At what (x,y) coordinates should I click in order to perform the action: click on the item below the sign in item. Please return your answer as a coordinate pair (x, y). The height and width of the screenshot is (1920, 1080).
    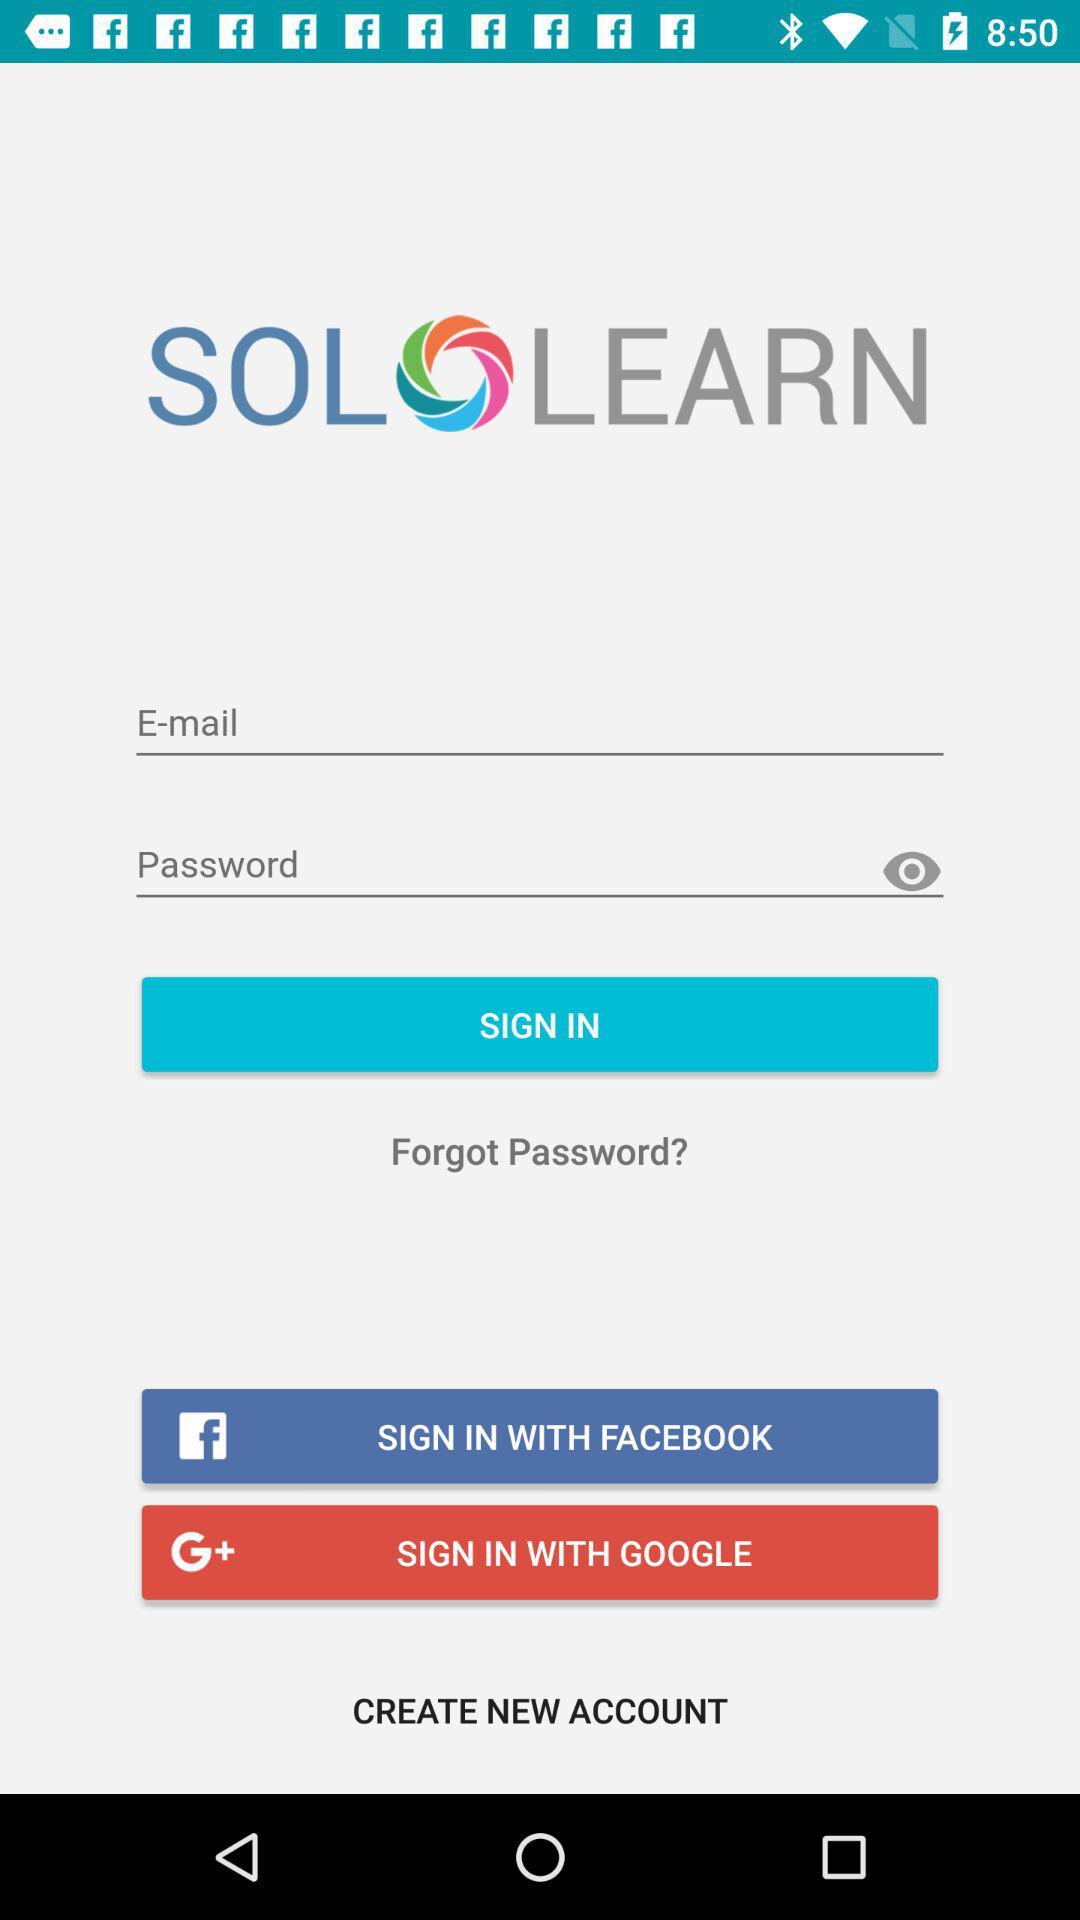
    Looking at the image, I should click on (538, 1150).